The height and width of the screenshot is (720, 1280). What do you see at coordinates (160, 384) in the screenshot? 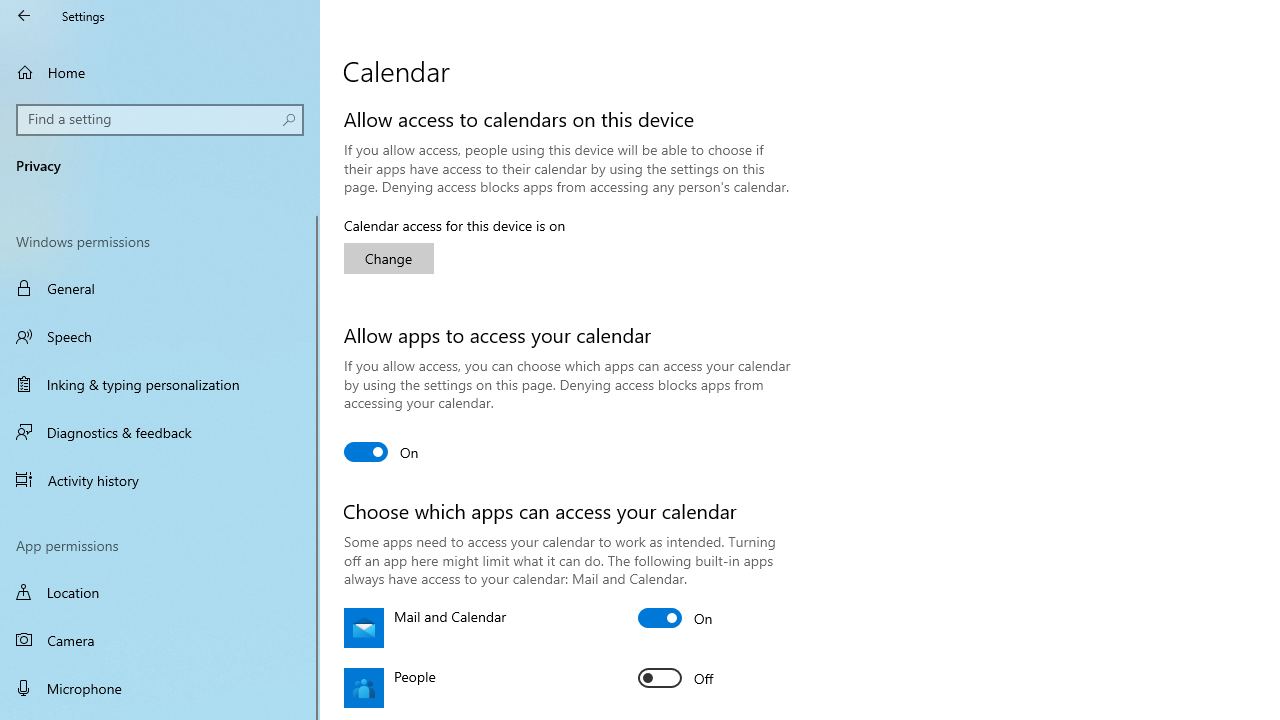
I see `'Inking & typing personalization'` at bounding box center [160, 384].